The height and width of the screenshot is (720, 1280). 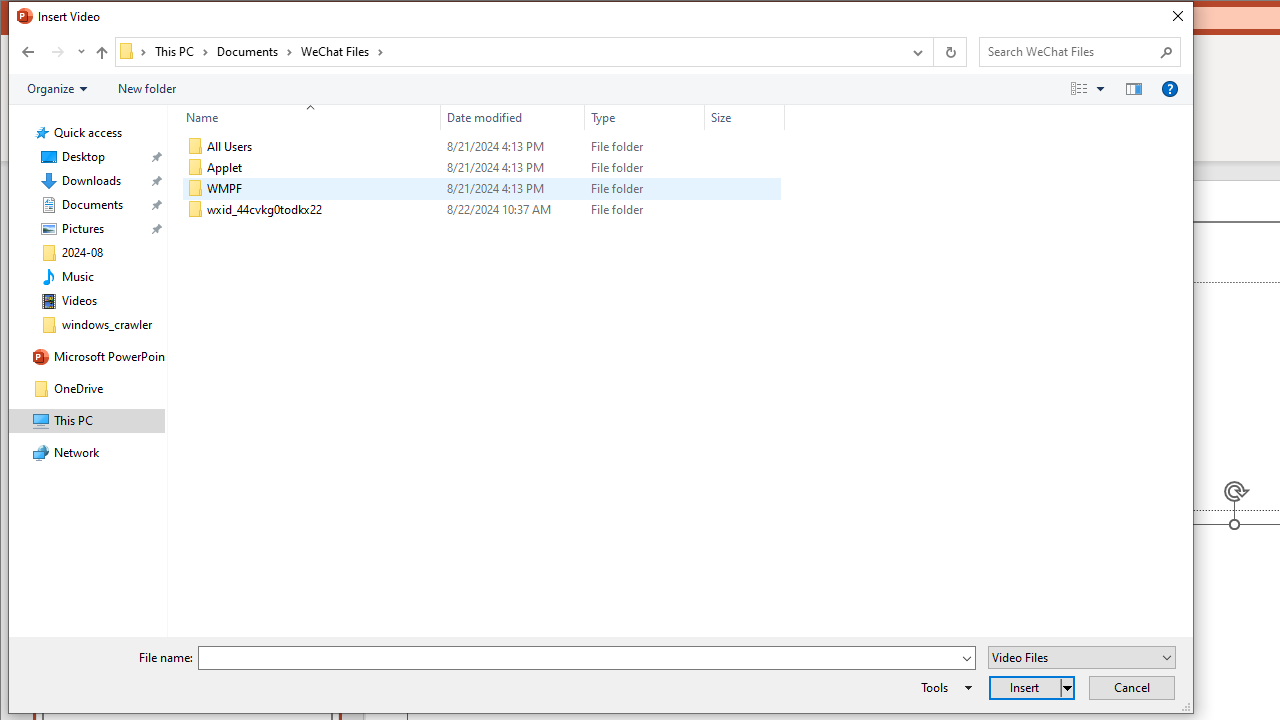 What do you see at coordinates (585, 658) in the screenshot?
I see `'File name:'` at bounding box center [585, 658].